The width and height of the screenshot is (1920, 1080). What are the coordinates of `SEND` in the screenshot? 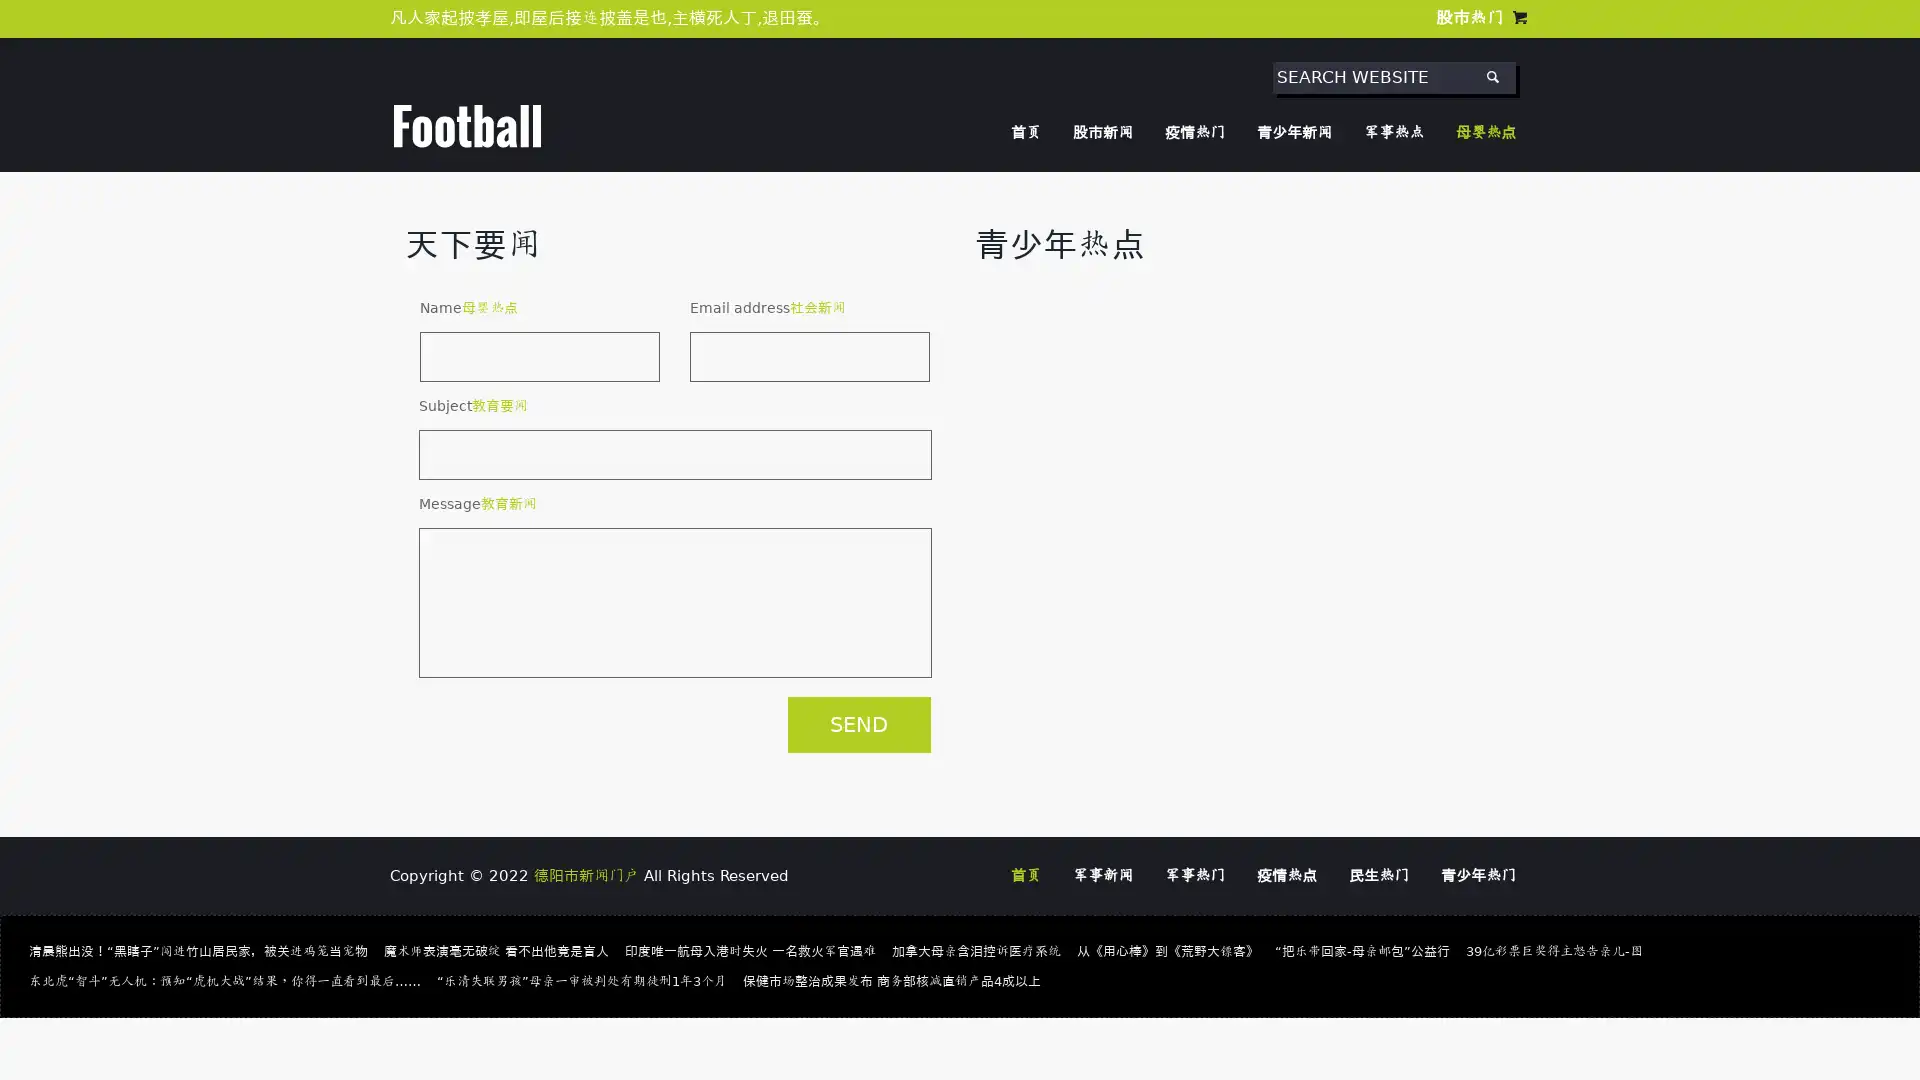 It's located at (859, 724).